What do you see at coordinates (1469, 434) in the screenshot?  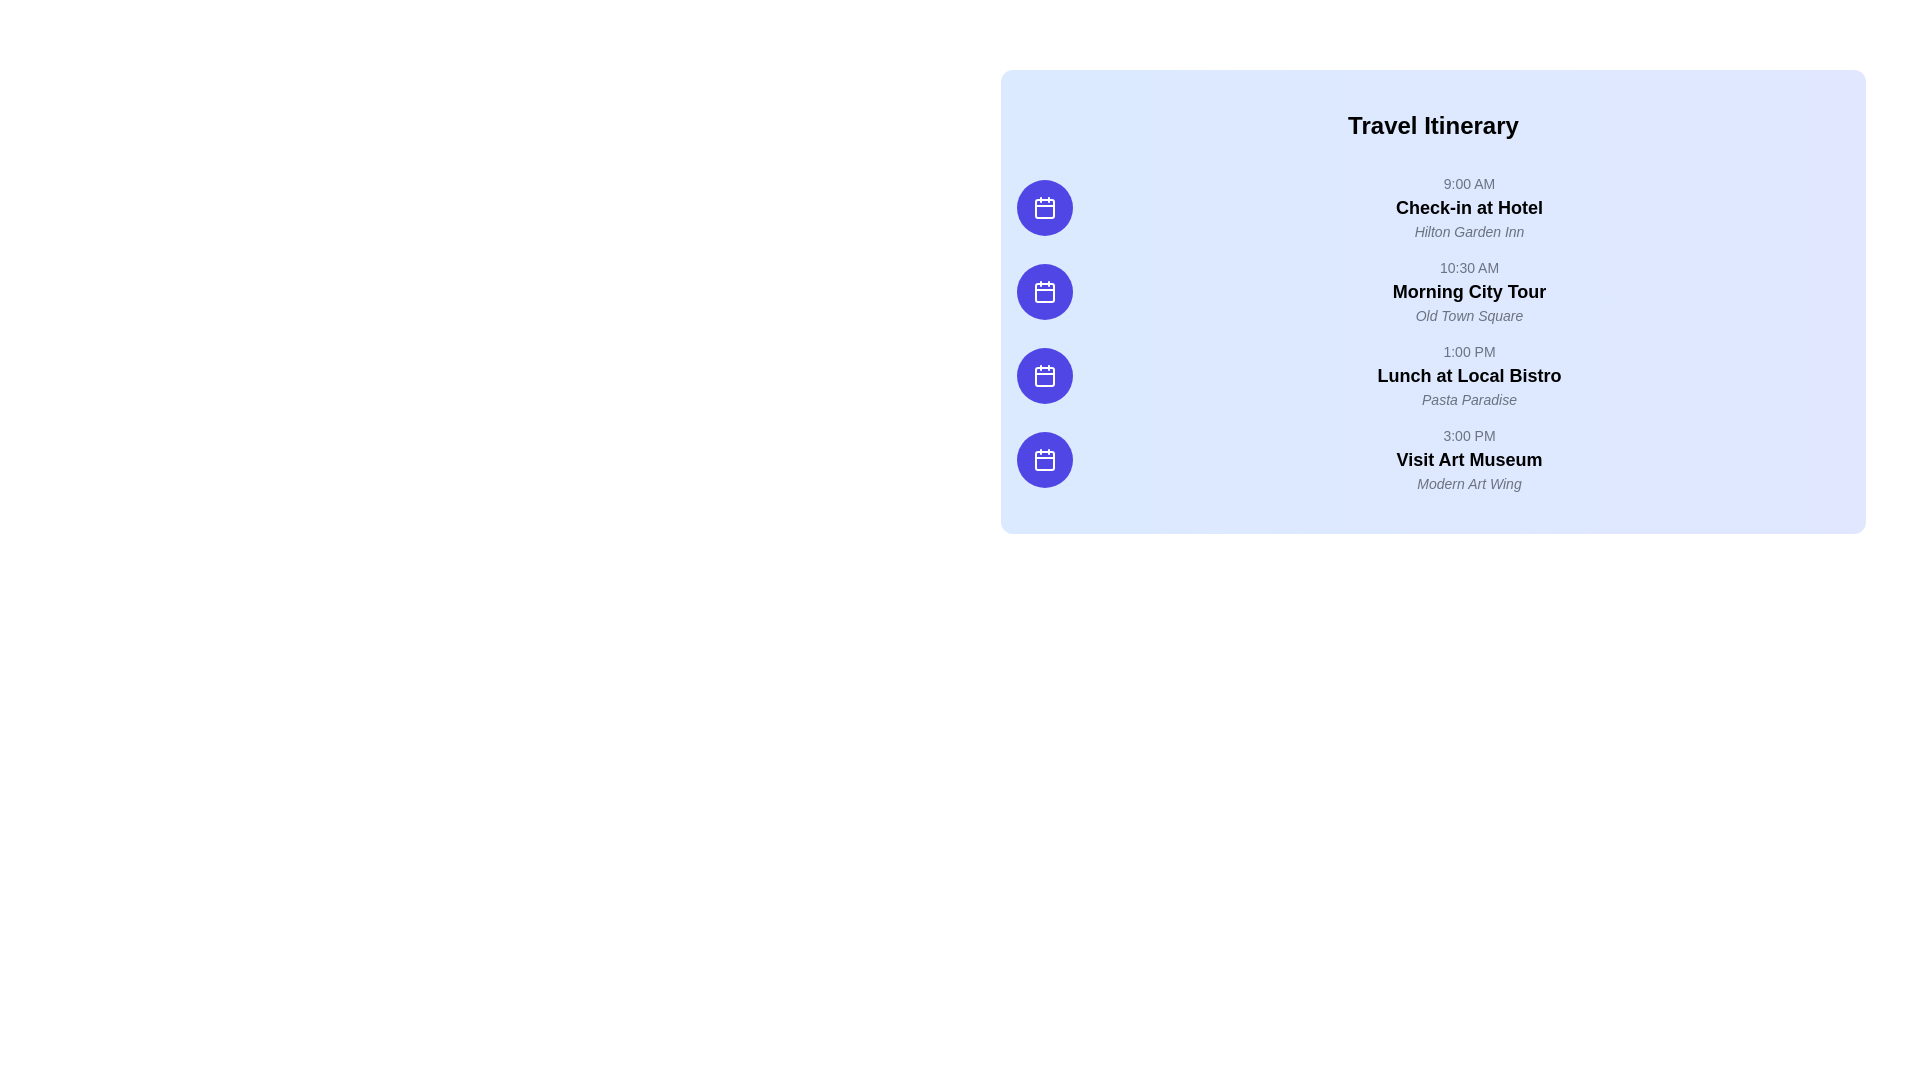 I see `displayed time from the text label indicating the time for a scheduled event in the travel itinerary, positioned above 'Visit Art Museum' and below 'Lunch at Local Bistro'` at bounding box center [1469, 434].